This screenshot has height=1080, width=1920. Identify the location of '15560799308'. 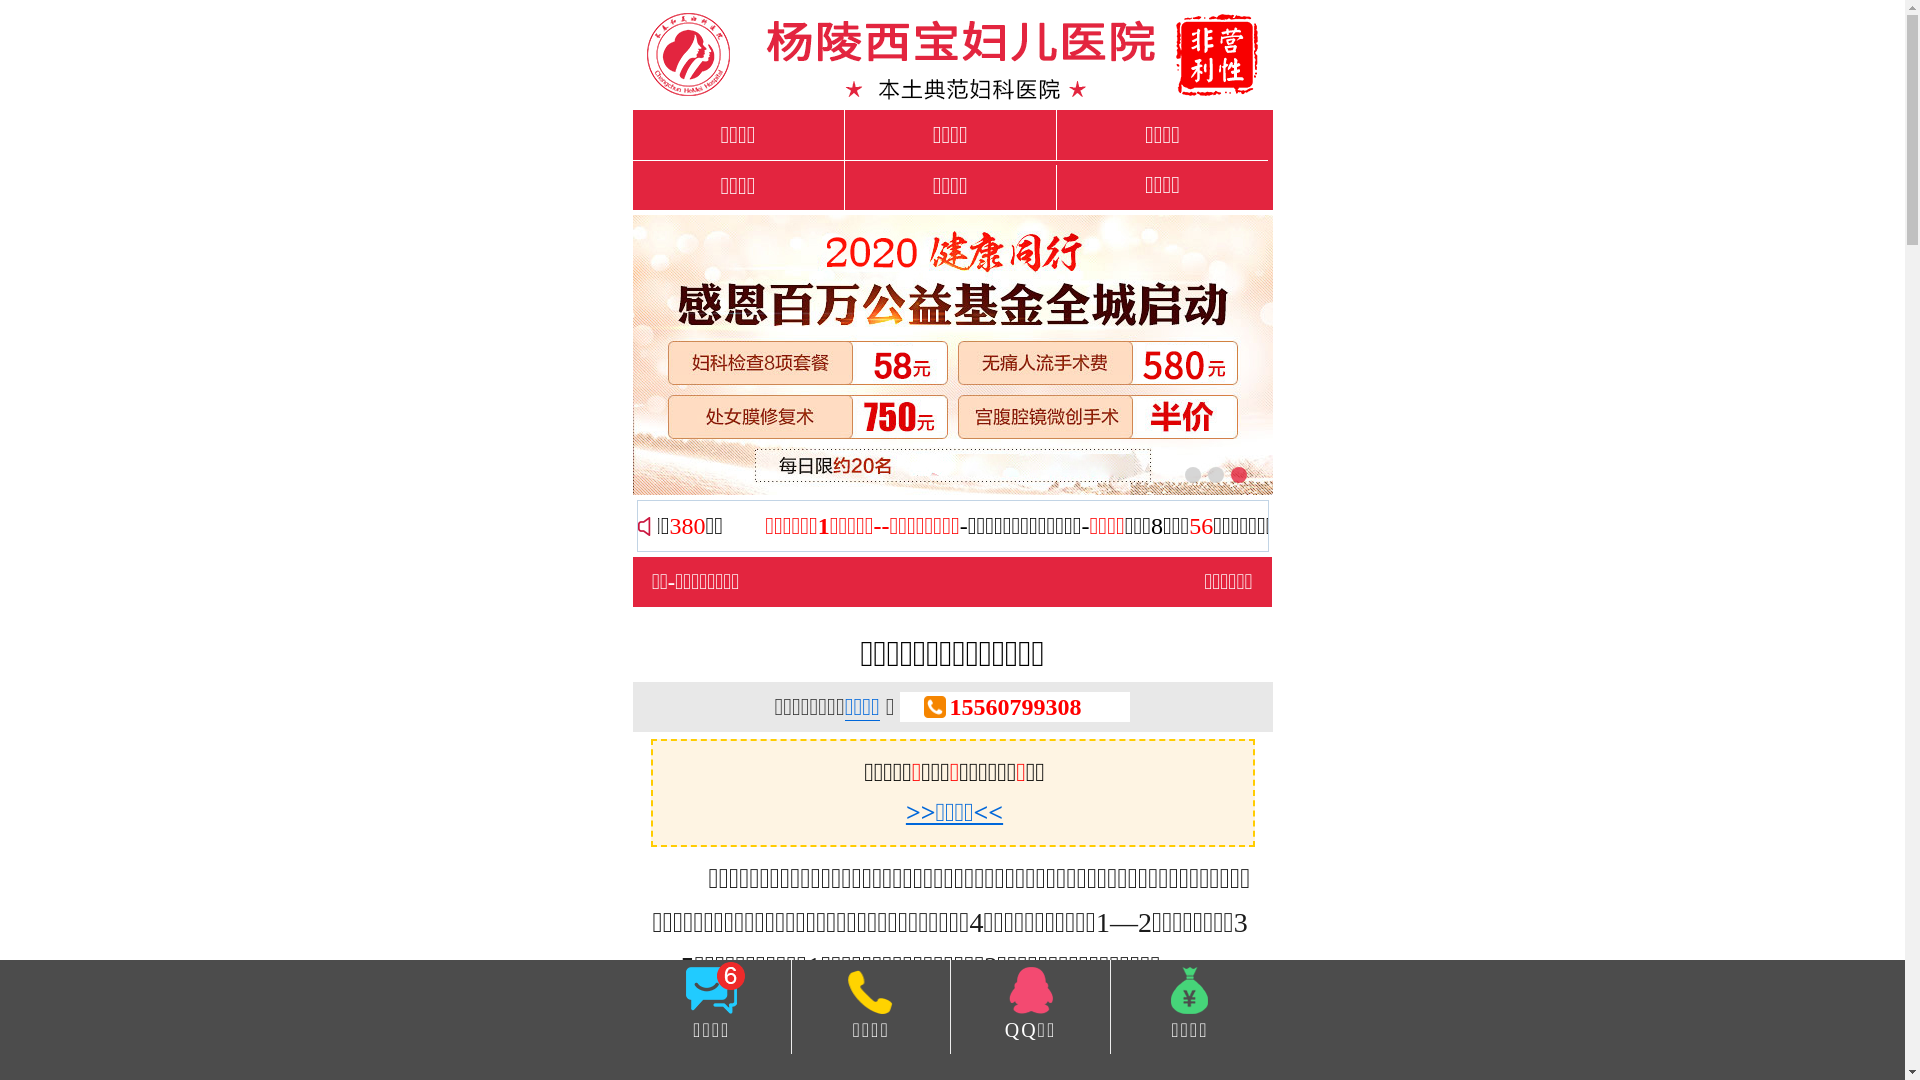
(1014, 705).